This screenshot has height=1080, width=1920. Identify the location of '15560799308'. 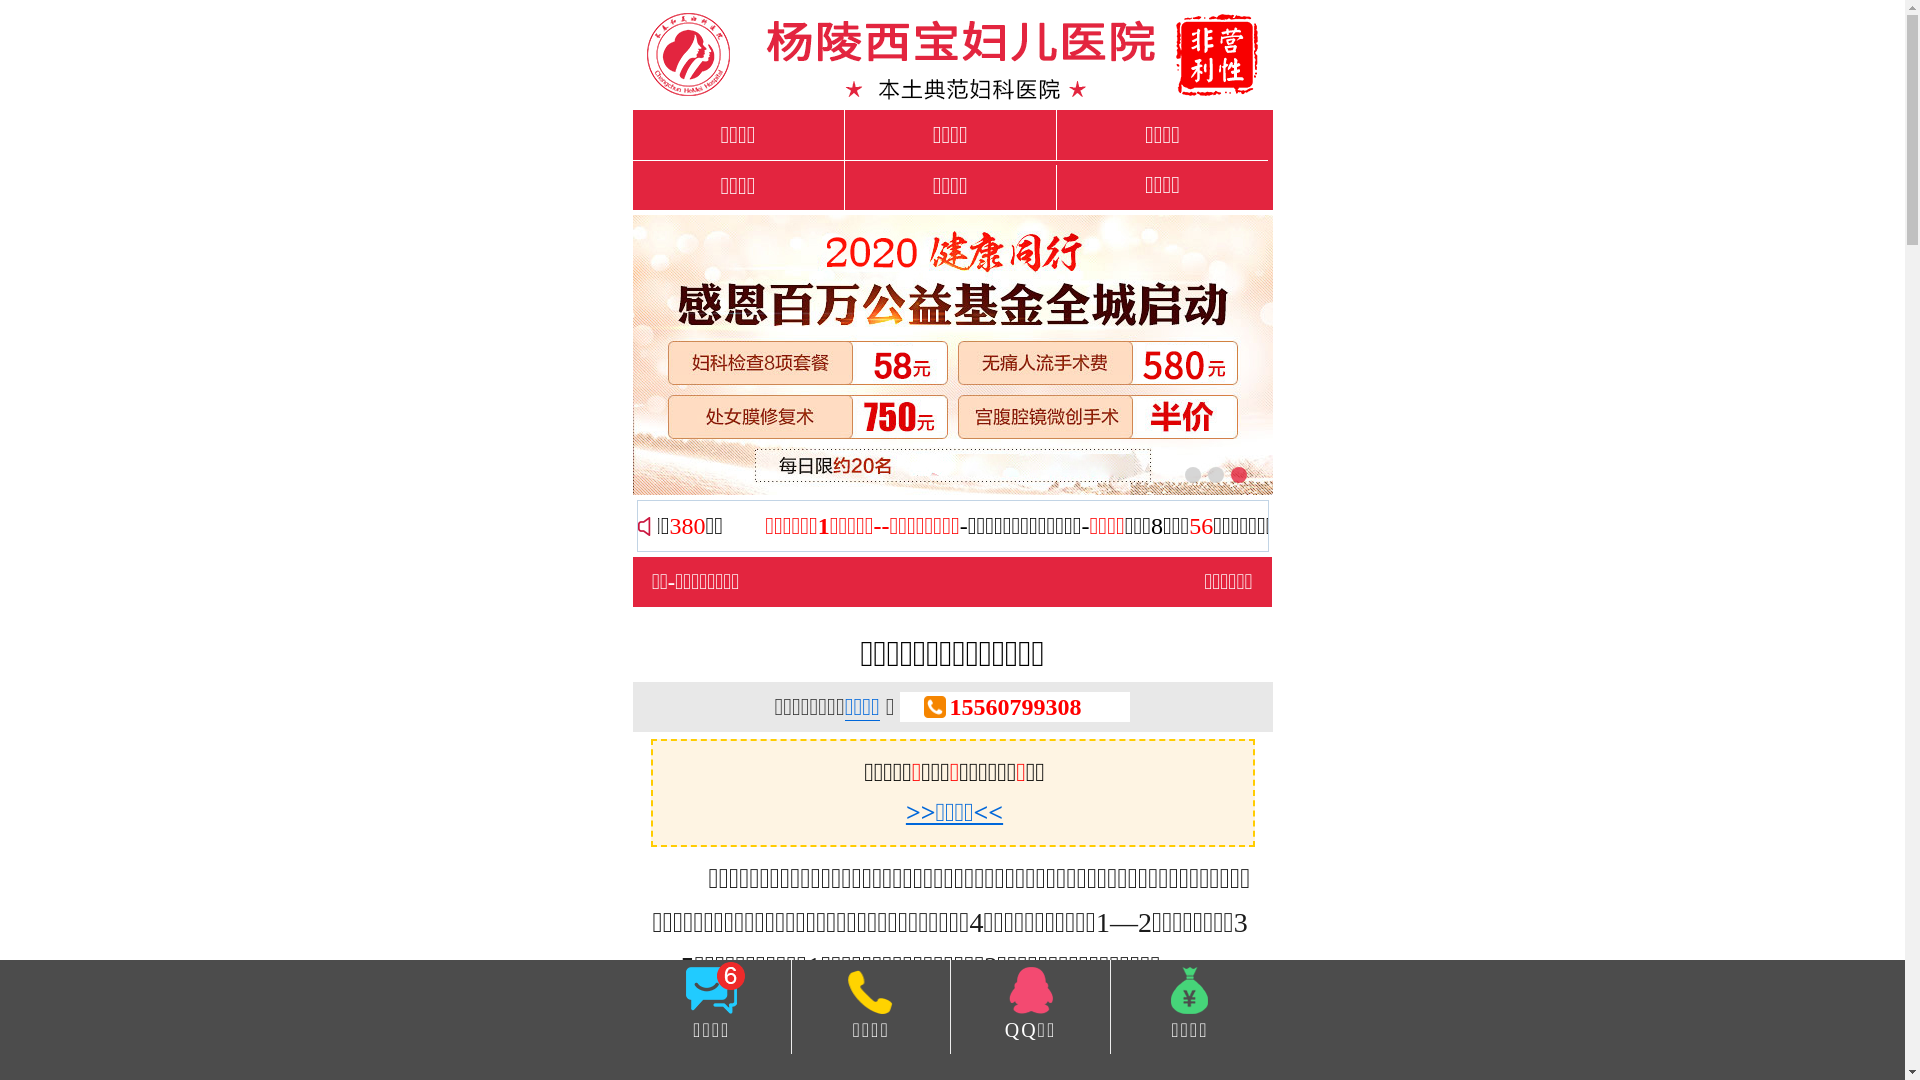
(1014, 705).